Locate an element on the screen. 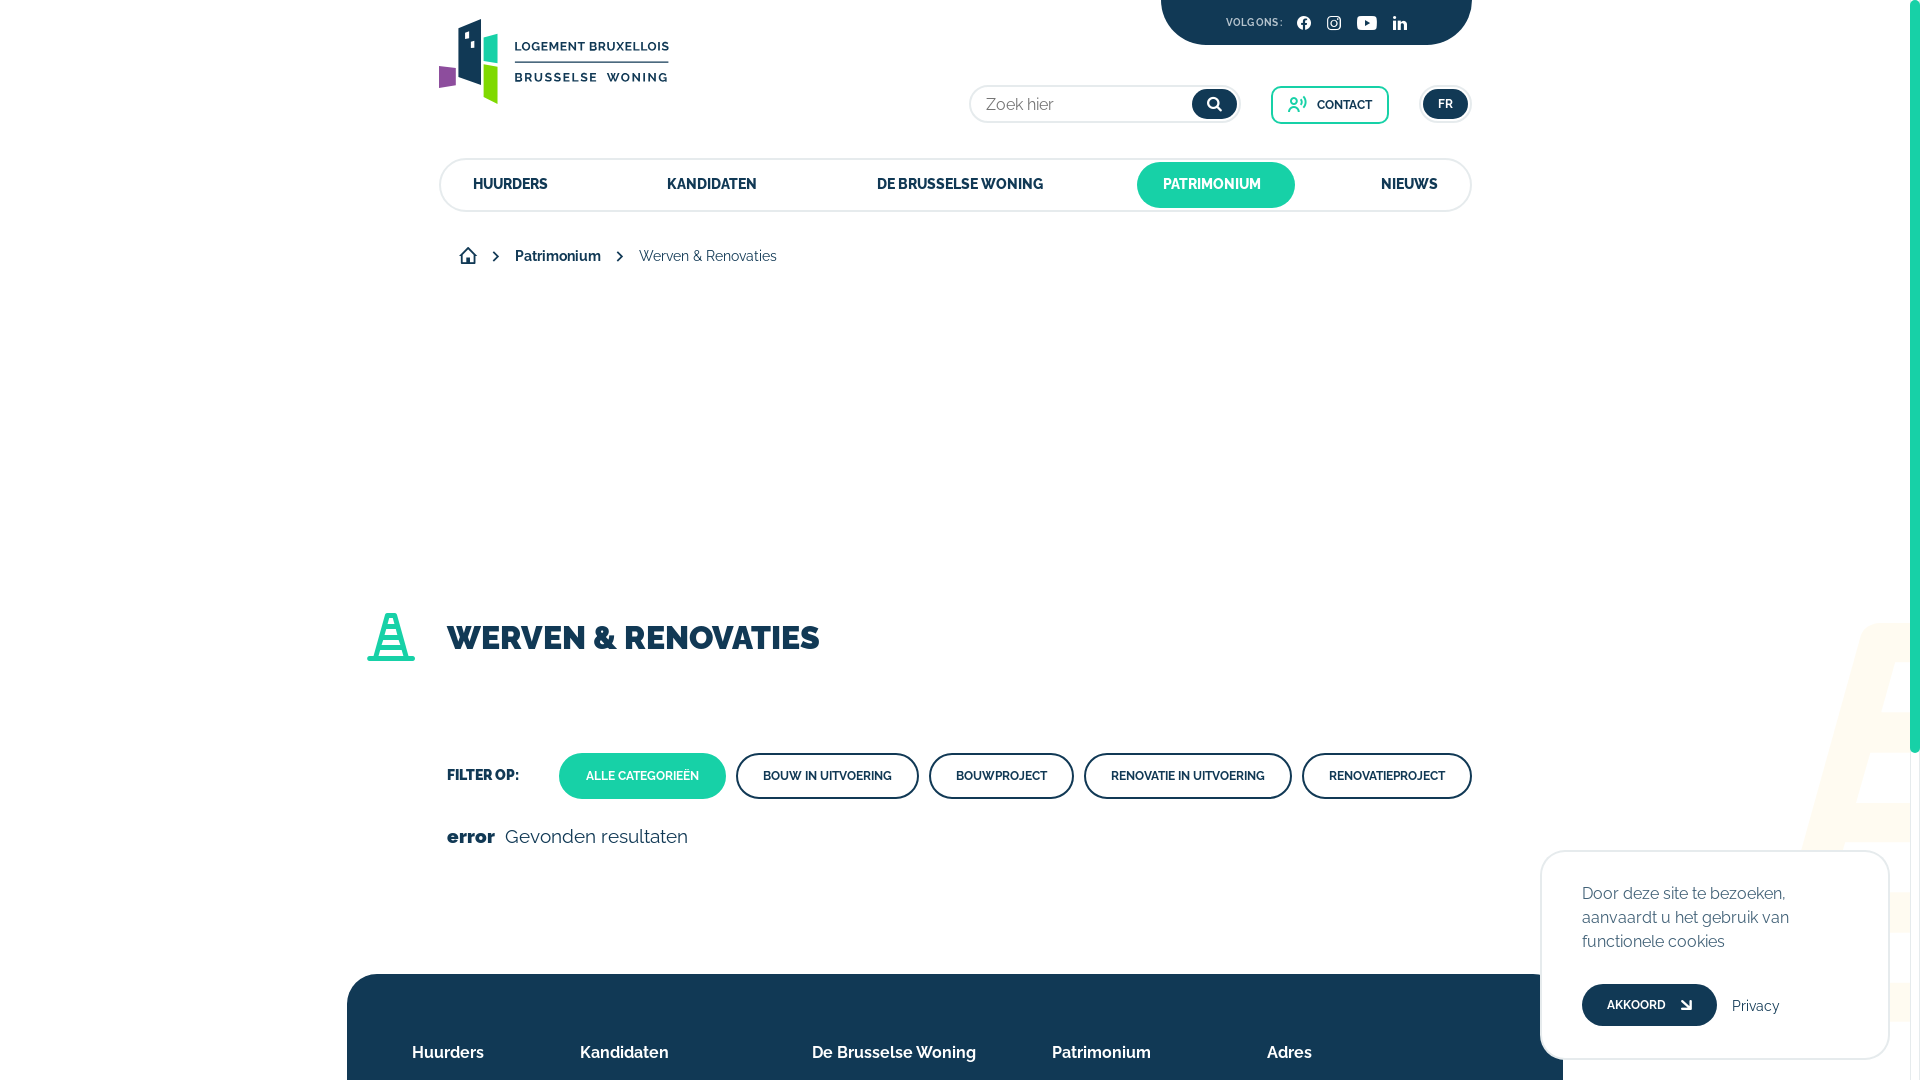 The width and height of the screenshot is (1920, 1080). 'Kandidaten' is located at coordinates (623, 1051).